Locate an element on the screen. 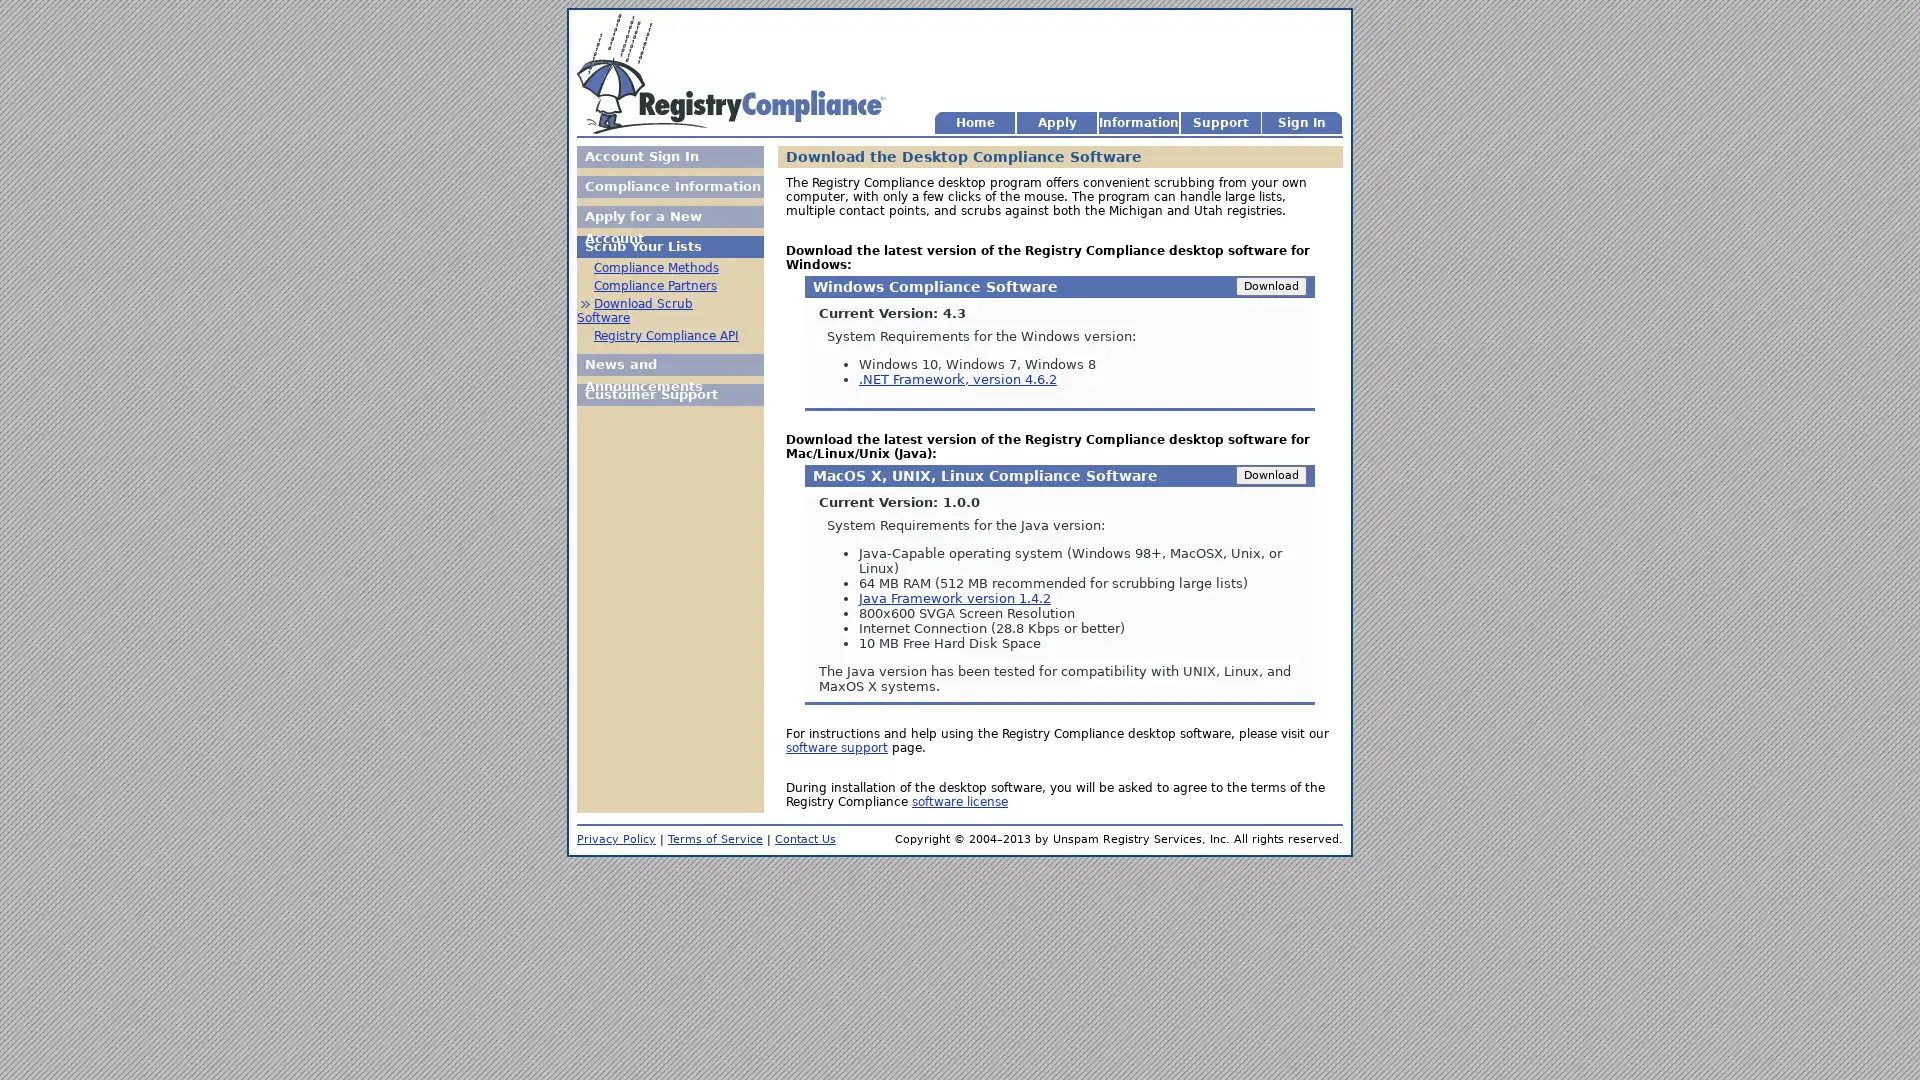 Image resolution: width=1920 pixels, height=1080 pixels. Download is located at coordinates (1270, 286).